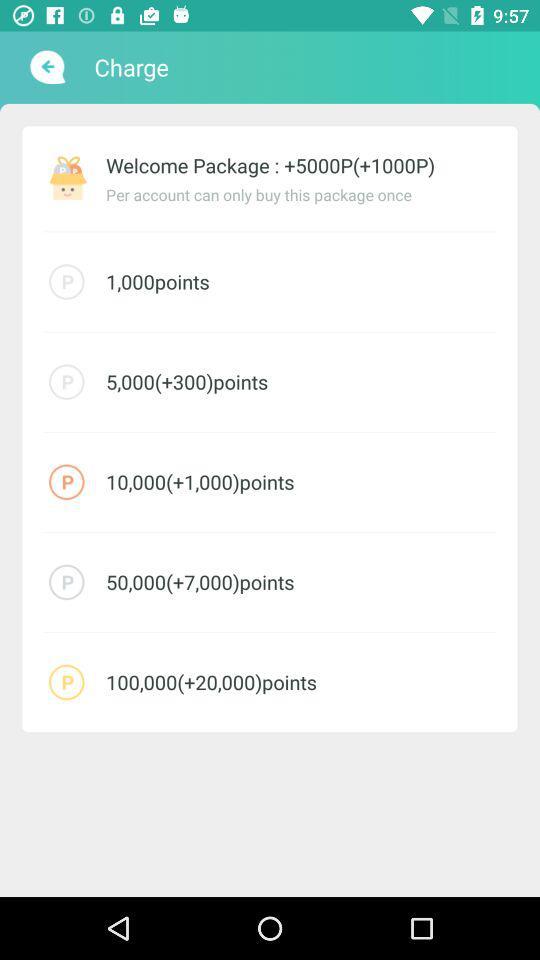  I want to click on the icon to the left of the charge icon, so click(45, 67).